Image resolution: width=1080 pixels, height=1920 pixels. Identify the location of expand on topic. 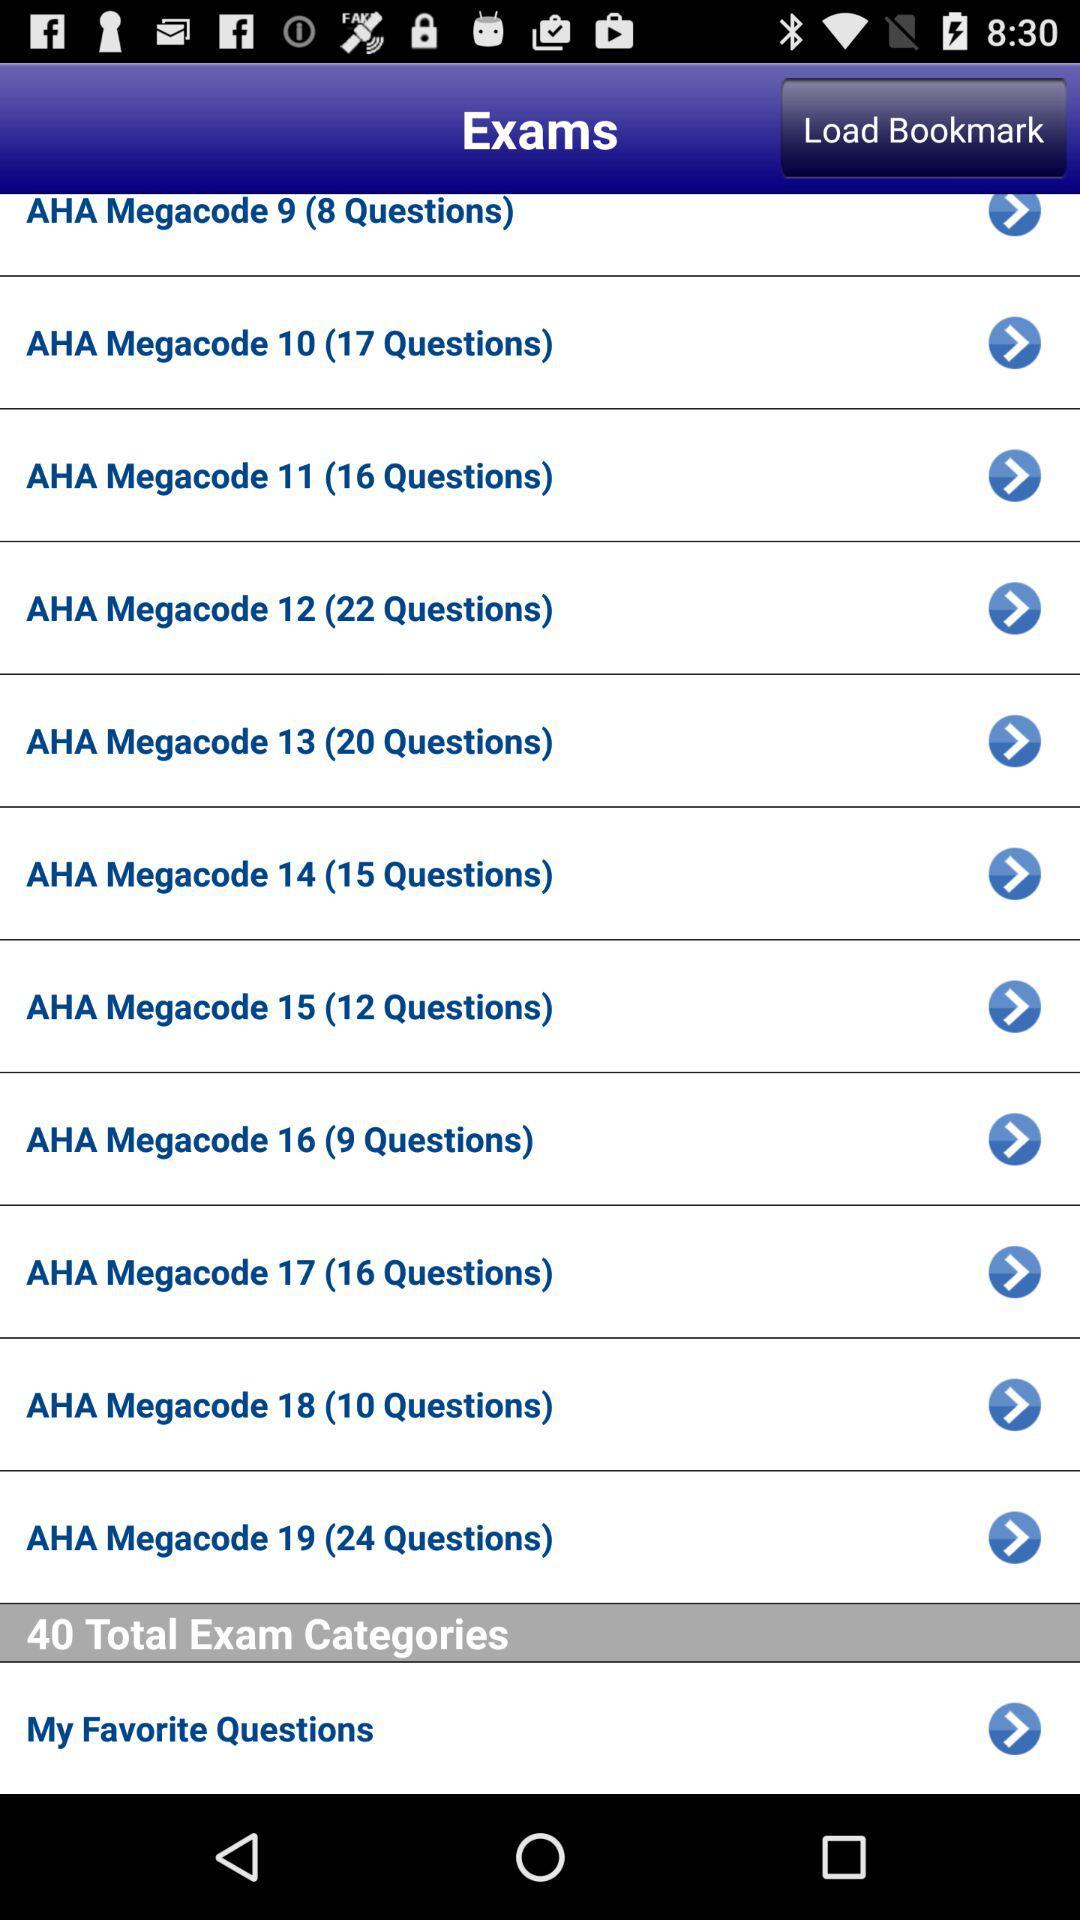
(1014, 1138).